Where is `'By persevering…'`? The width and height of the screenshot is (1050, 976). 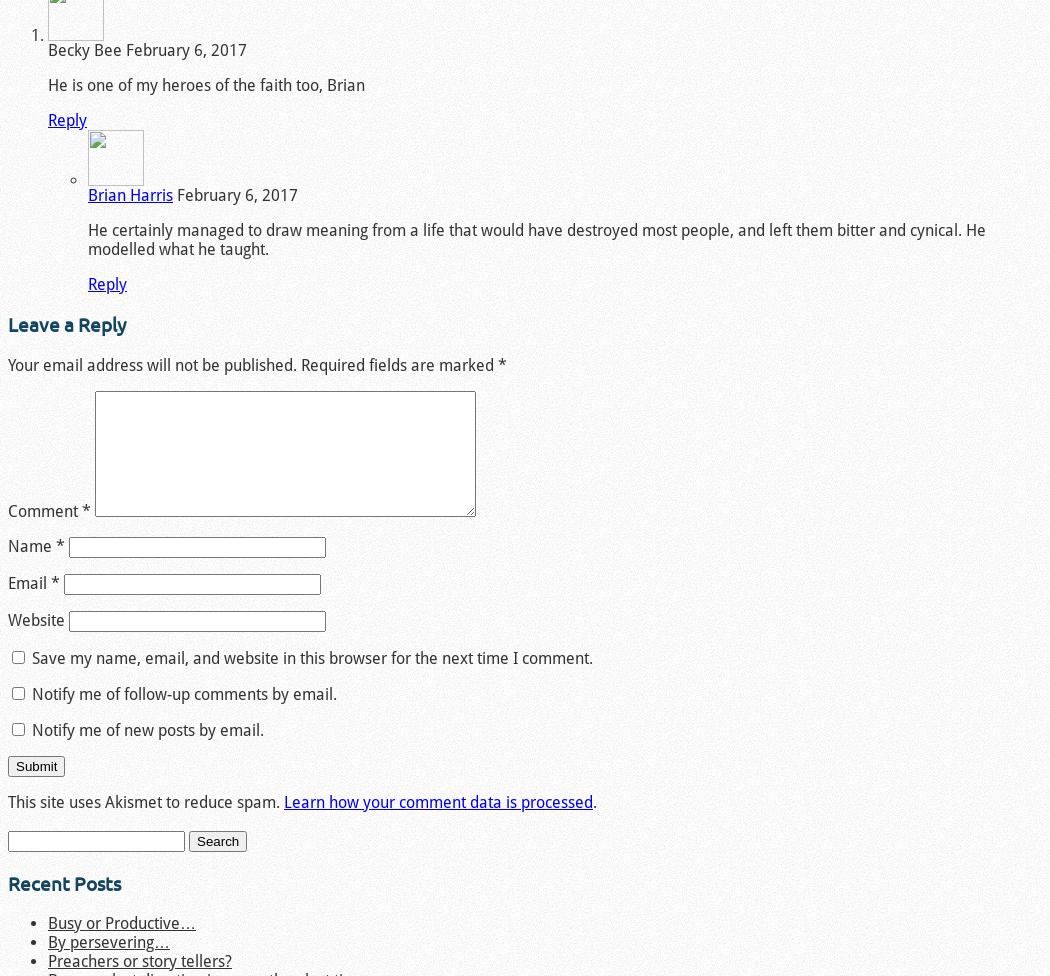 'By persevering…' is located at coordinates (108, 941).